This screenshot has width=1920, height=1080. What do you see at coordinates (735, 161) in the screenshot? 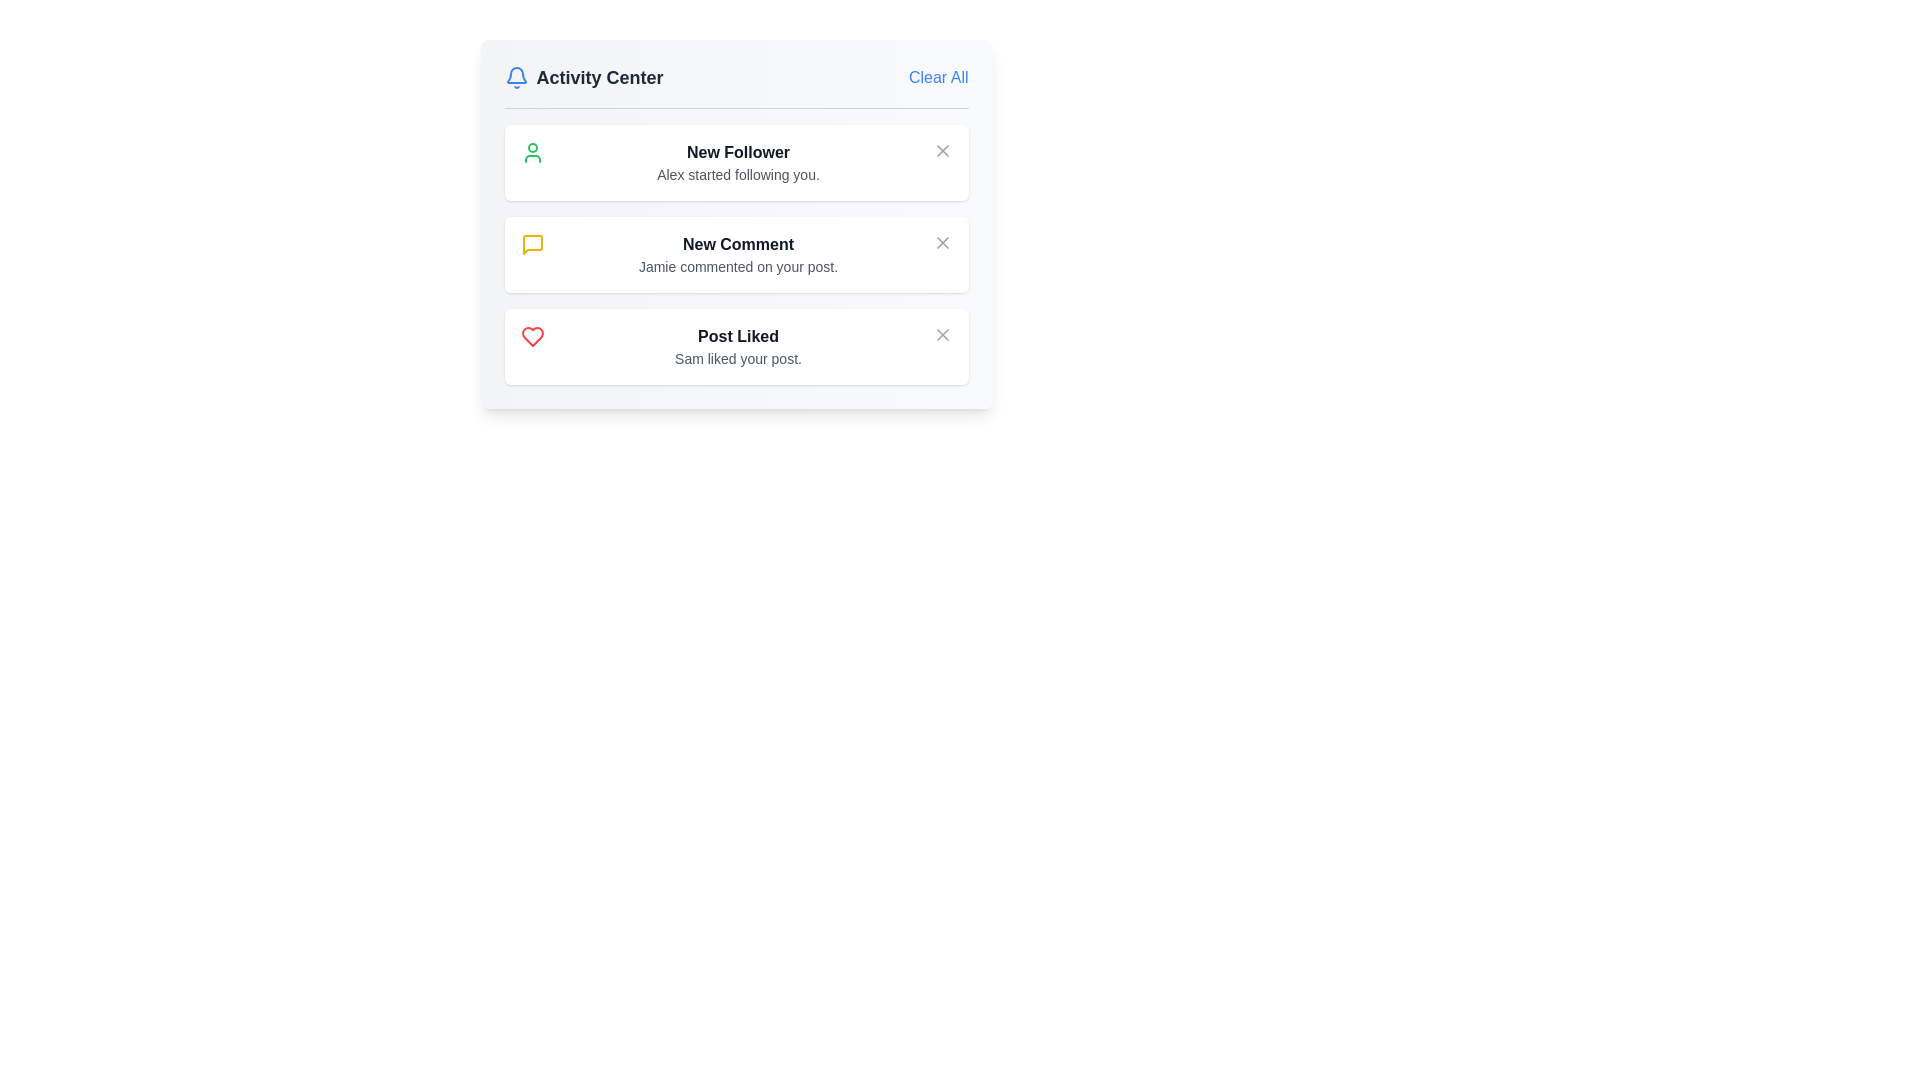
I see `notification message in the notification card titled 'New Follower' which contains the text 'Alex started following you.'` at bounding box center [735, 161].